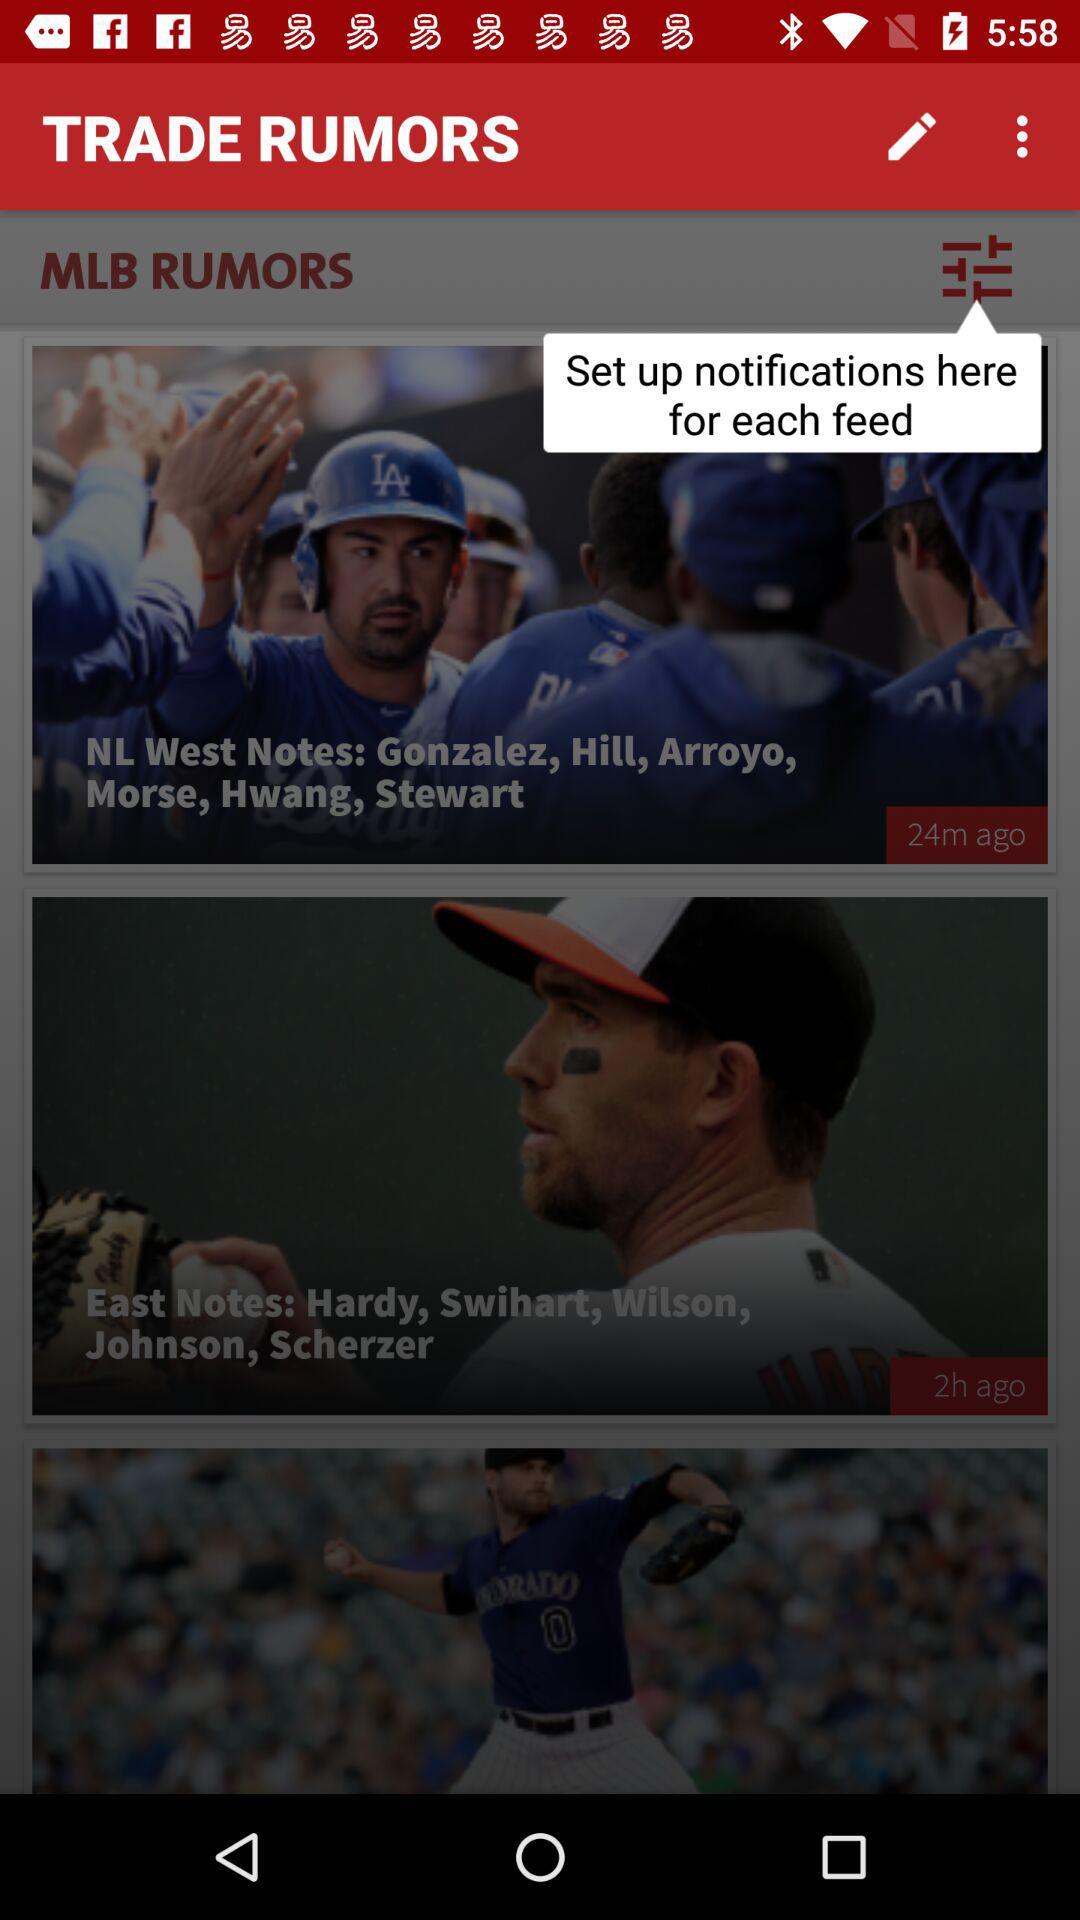 This screenshot has height=1920, width=1080. What do you see at coordinates (976, 268) in the screenshot?
I see `the sliders icon` at bounding box center [976, 268].